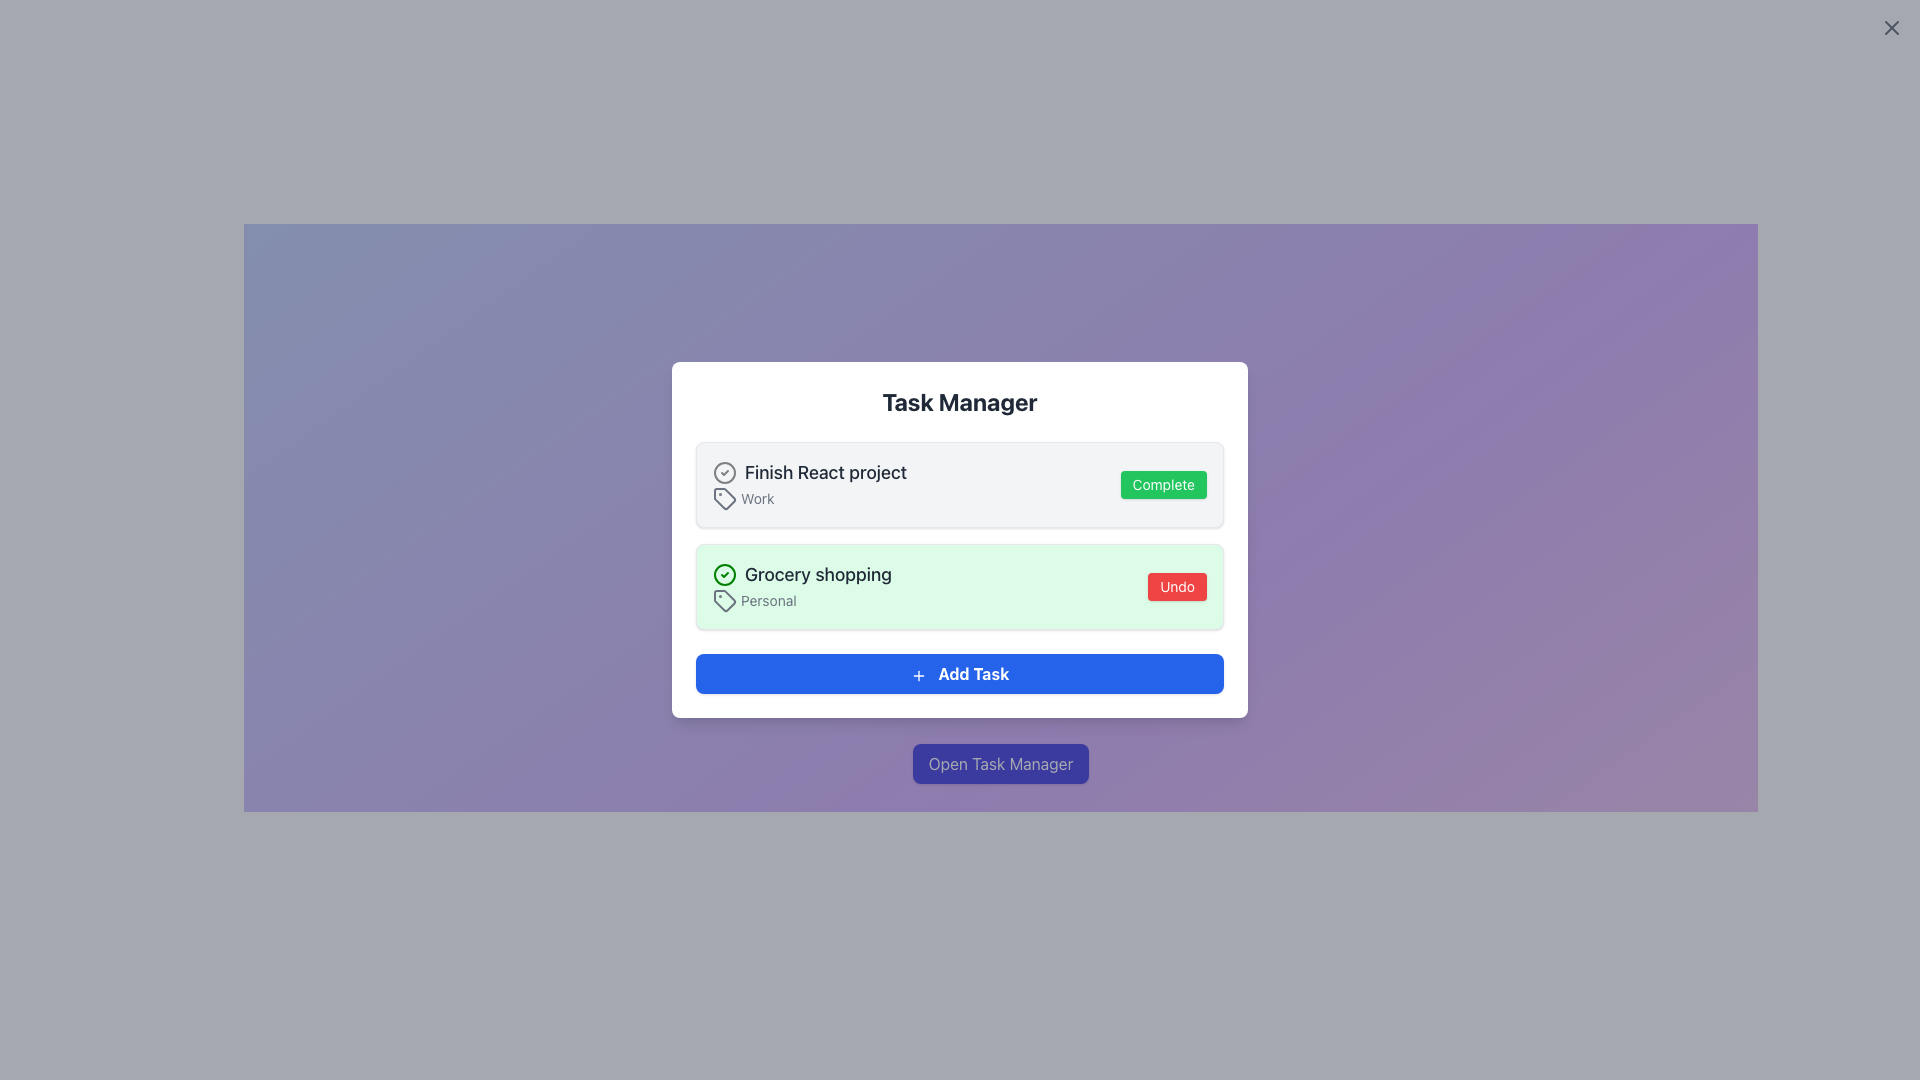  I want to click on the bold heading text label 'Task Manager' which is prominently placed at the top of a white modal box, so click(960, 401).